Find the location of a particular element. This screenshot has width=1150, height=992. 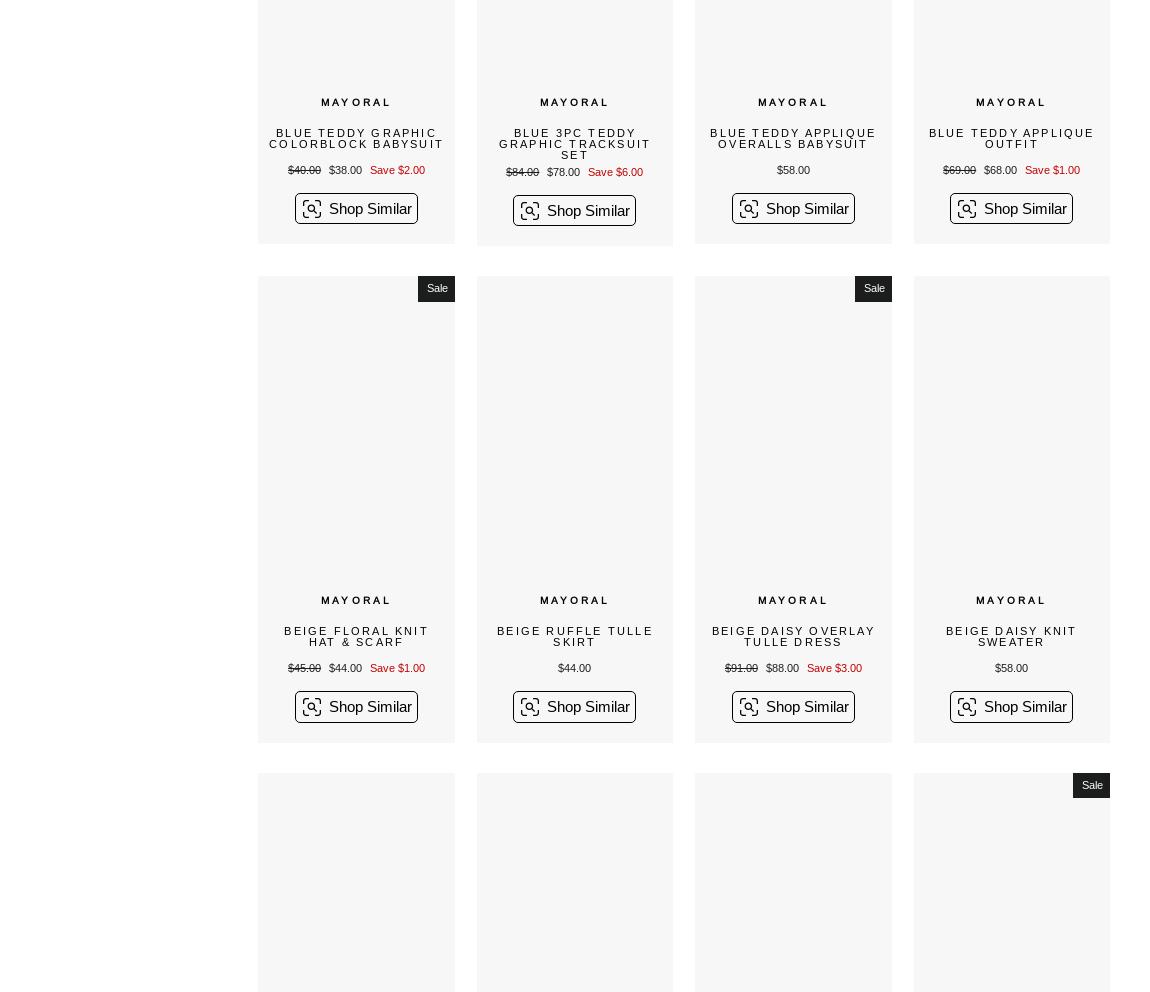

'$68.00' is located at coordinates (1001, 168).